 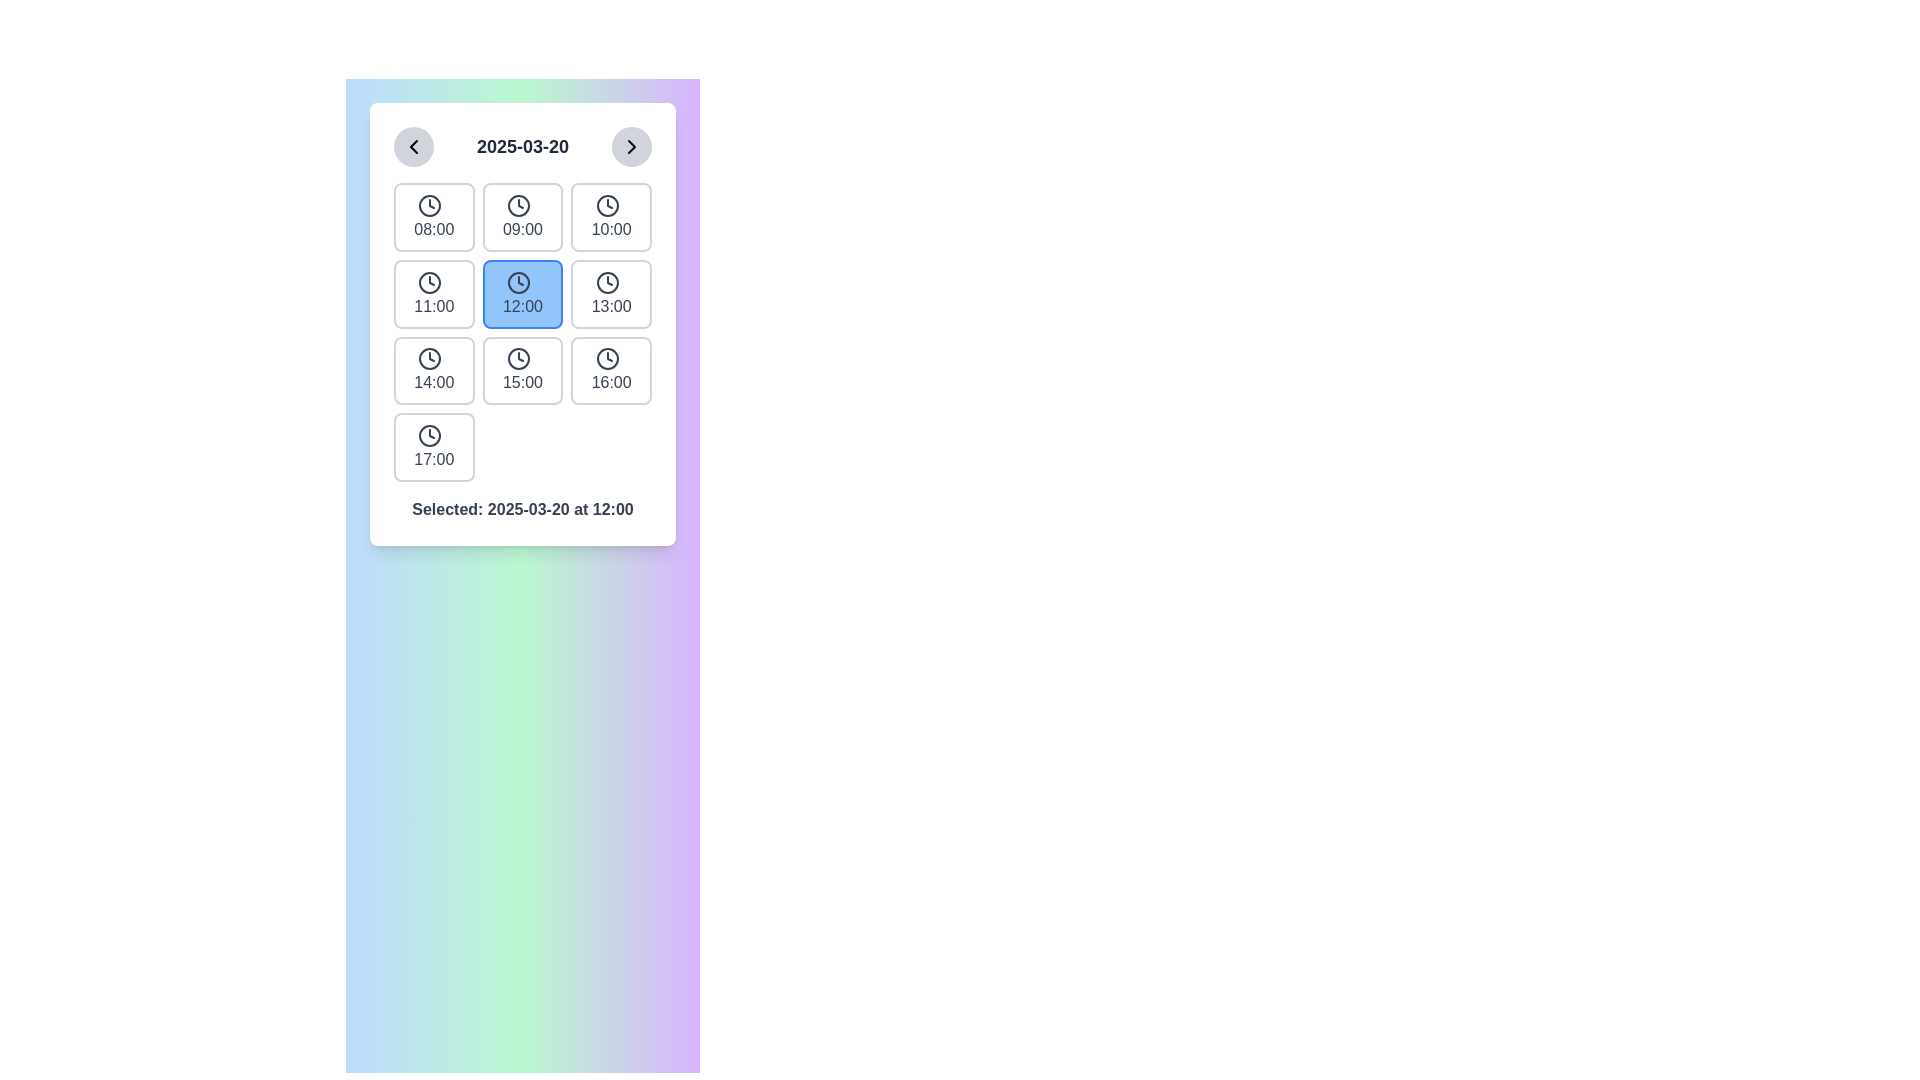 What do you see at coordinates (429, 435) in the screenshot?
I see `the clock icon representing the '17:00' time slot, which is styled with a circular border and clock hands, located in the bottom row, leftmost column` at bounding box center [429, 435].